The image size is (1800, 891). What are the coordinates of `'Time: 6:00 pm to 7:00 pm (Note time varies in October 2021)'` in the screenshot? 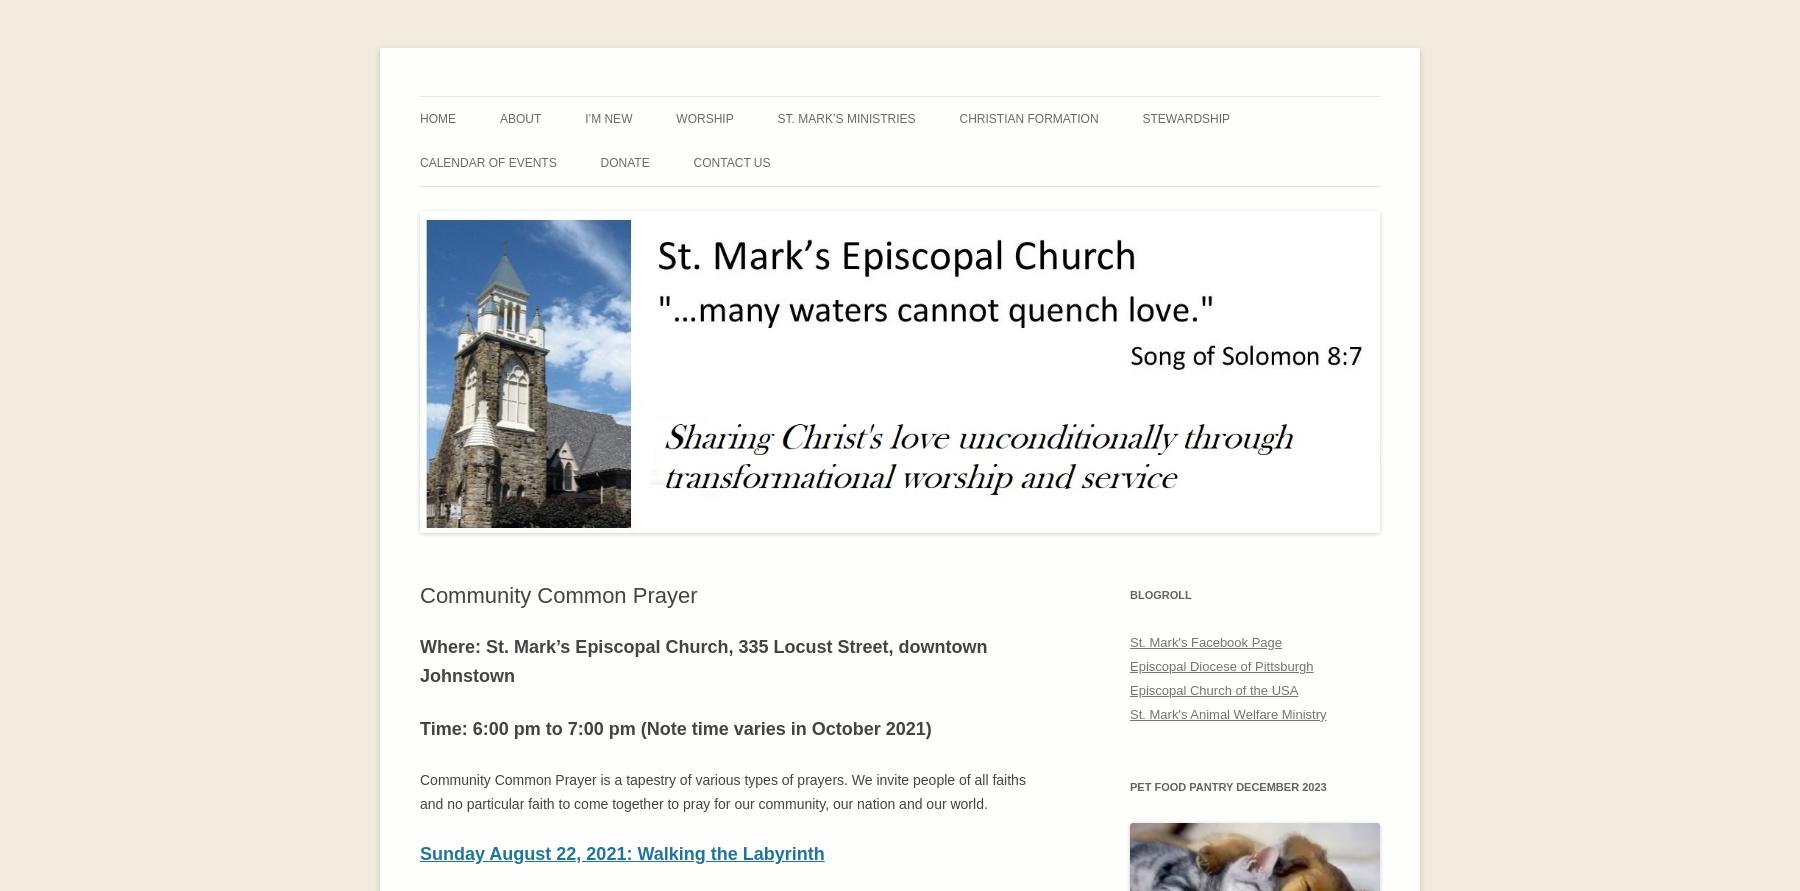 It's located at (419, 728).